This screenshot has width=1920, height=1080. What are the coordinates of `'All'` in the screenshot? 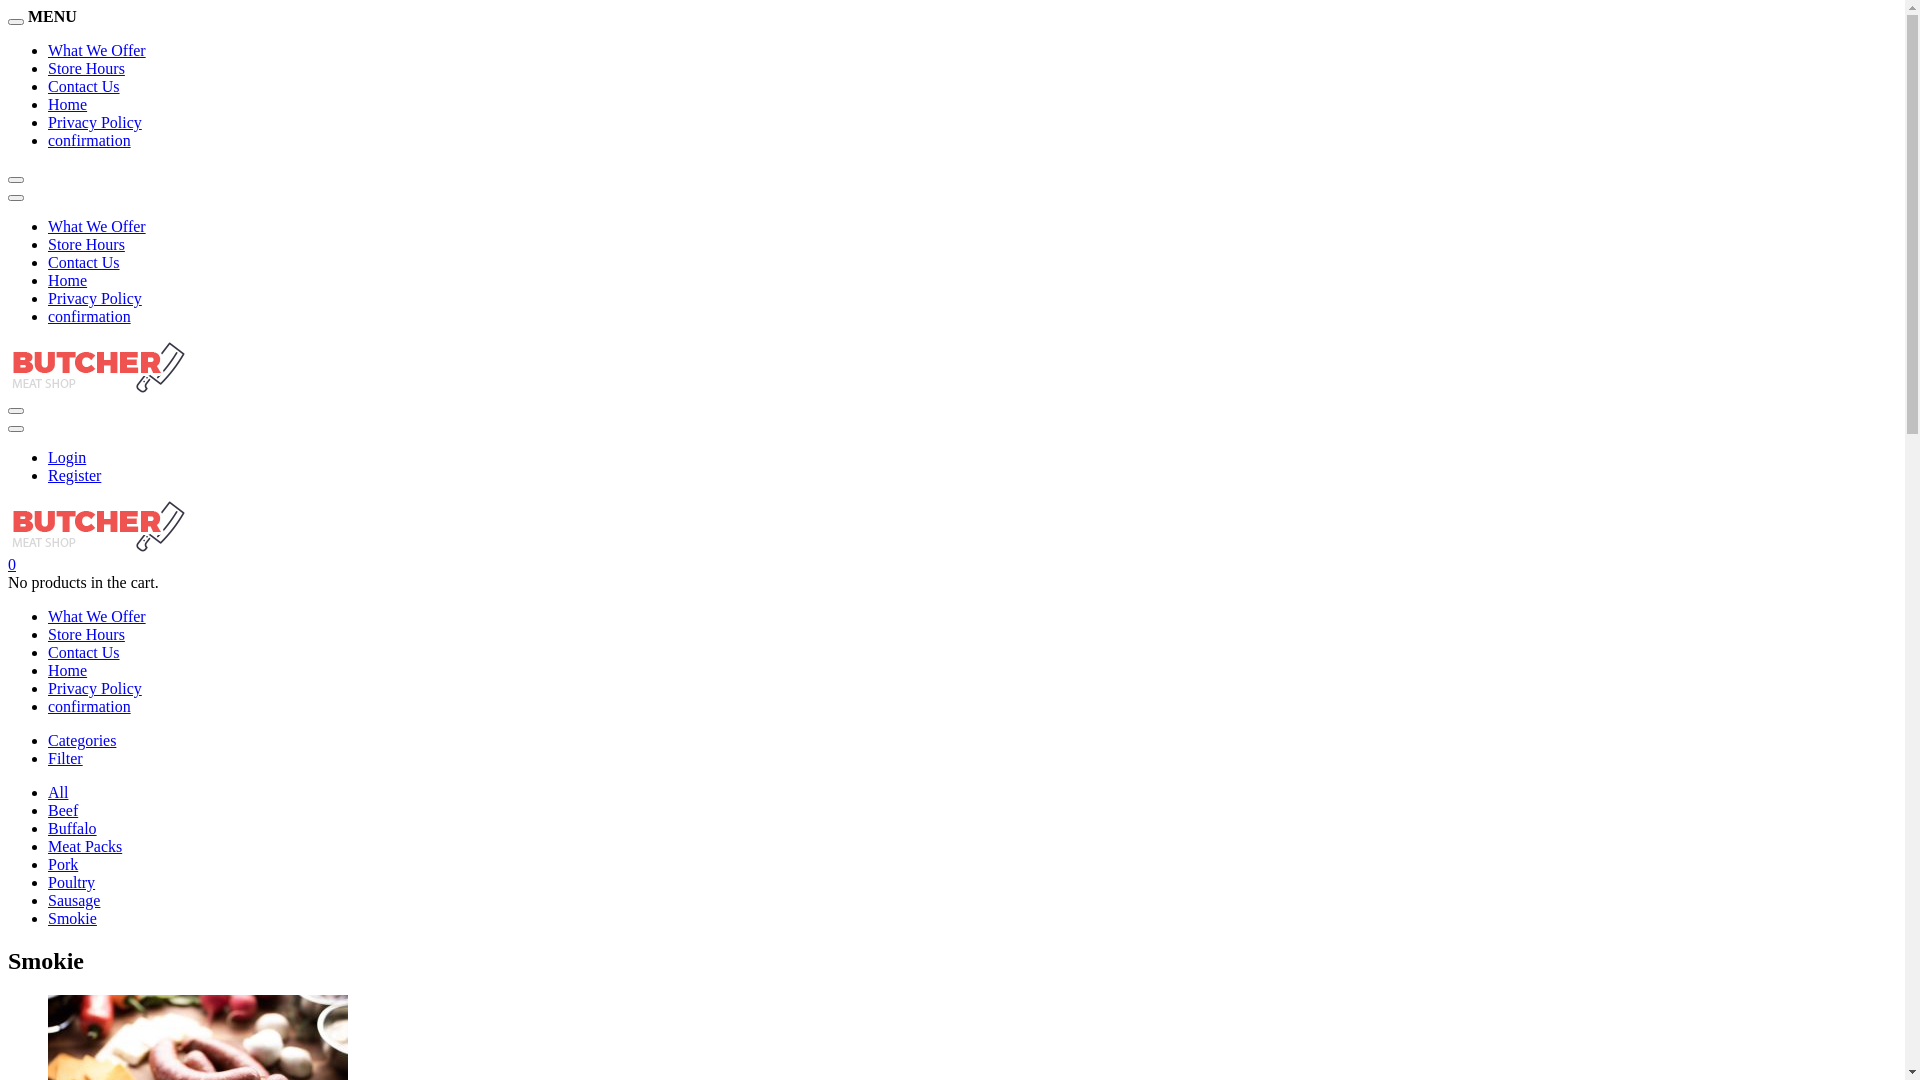 It's located at (57, 791).